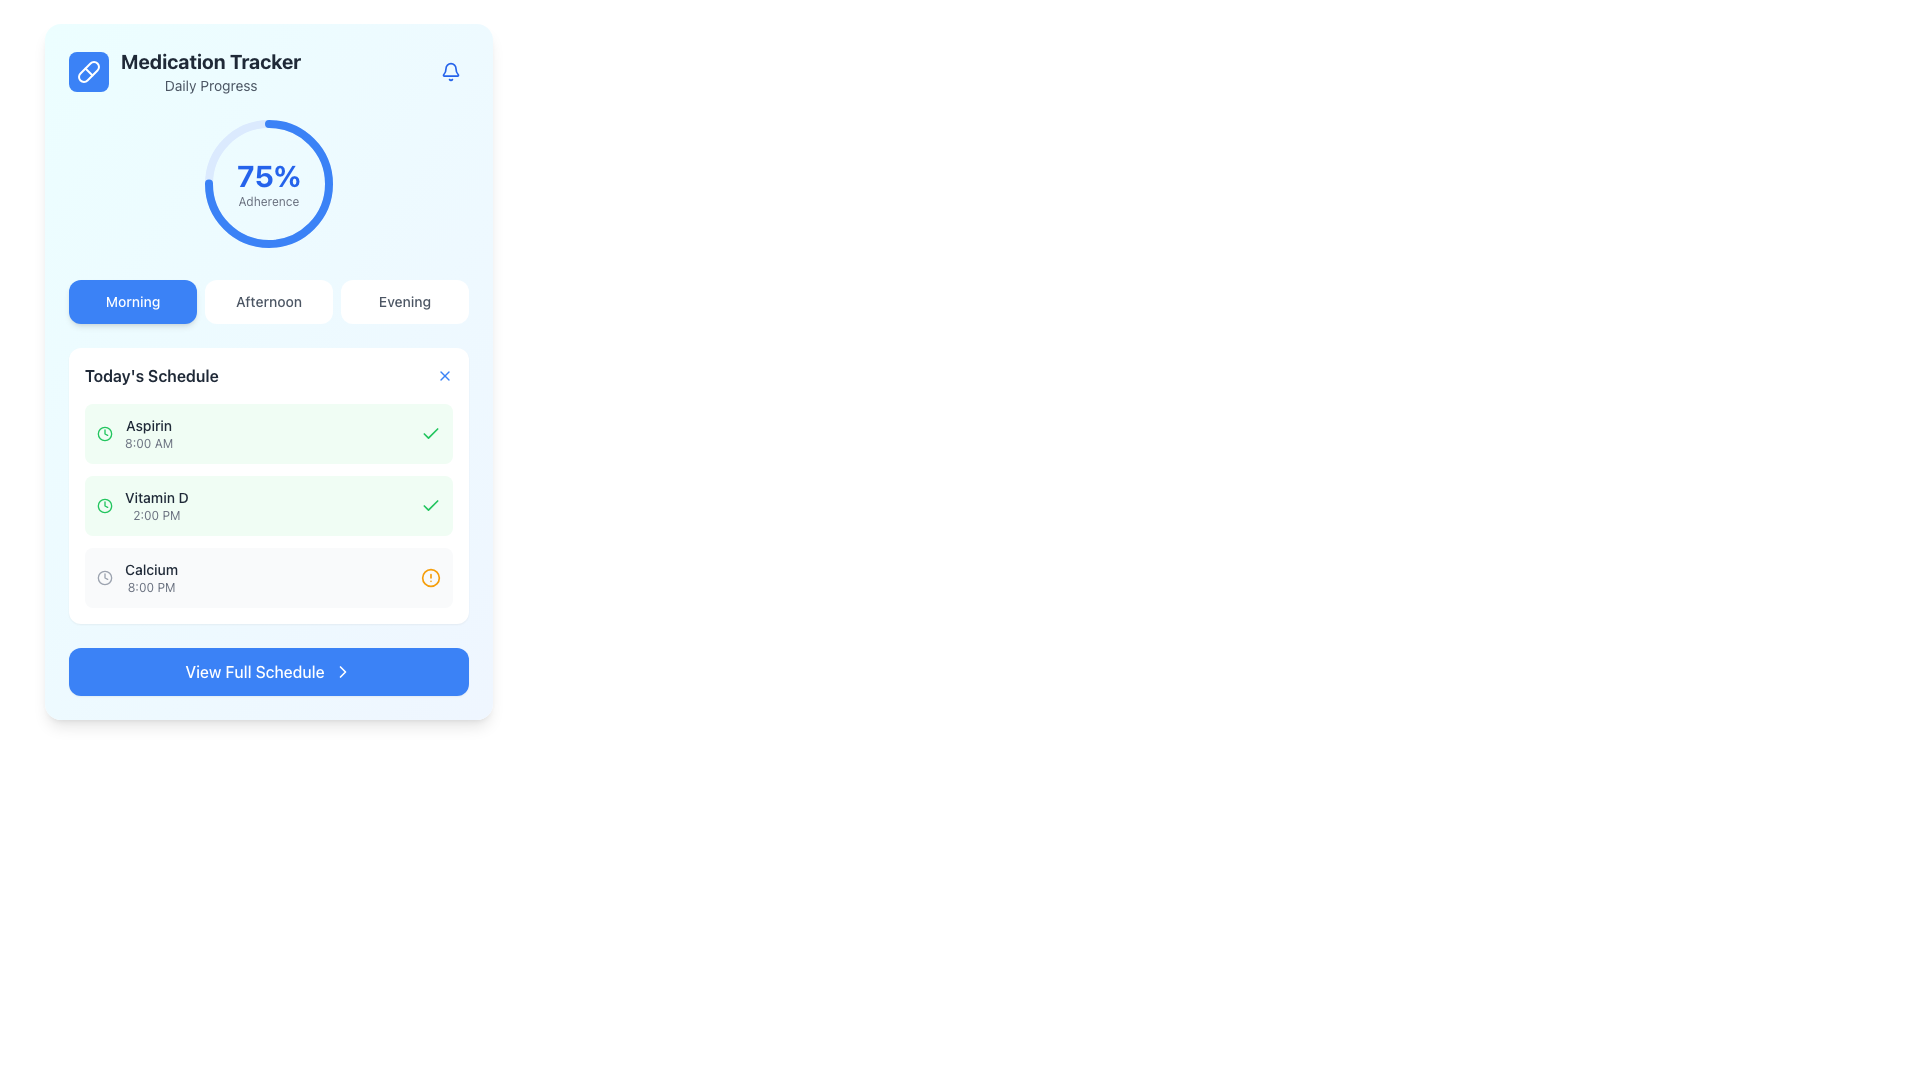 The image size is (1920, 1080). Describe the element at coordinates (104, 433) in the screenshot. I see `the circular SVG element forming part of the clock icon, which is surrounded by a green stroke and located to the left of the 'Vitamin D' schedule entry in the 'Today's Schedule' panel` at that location.